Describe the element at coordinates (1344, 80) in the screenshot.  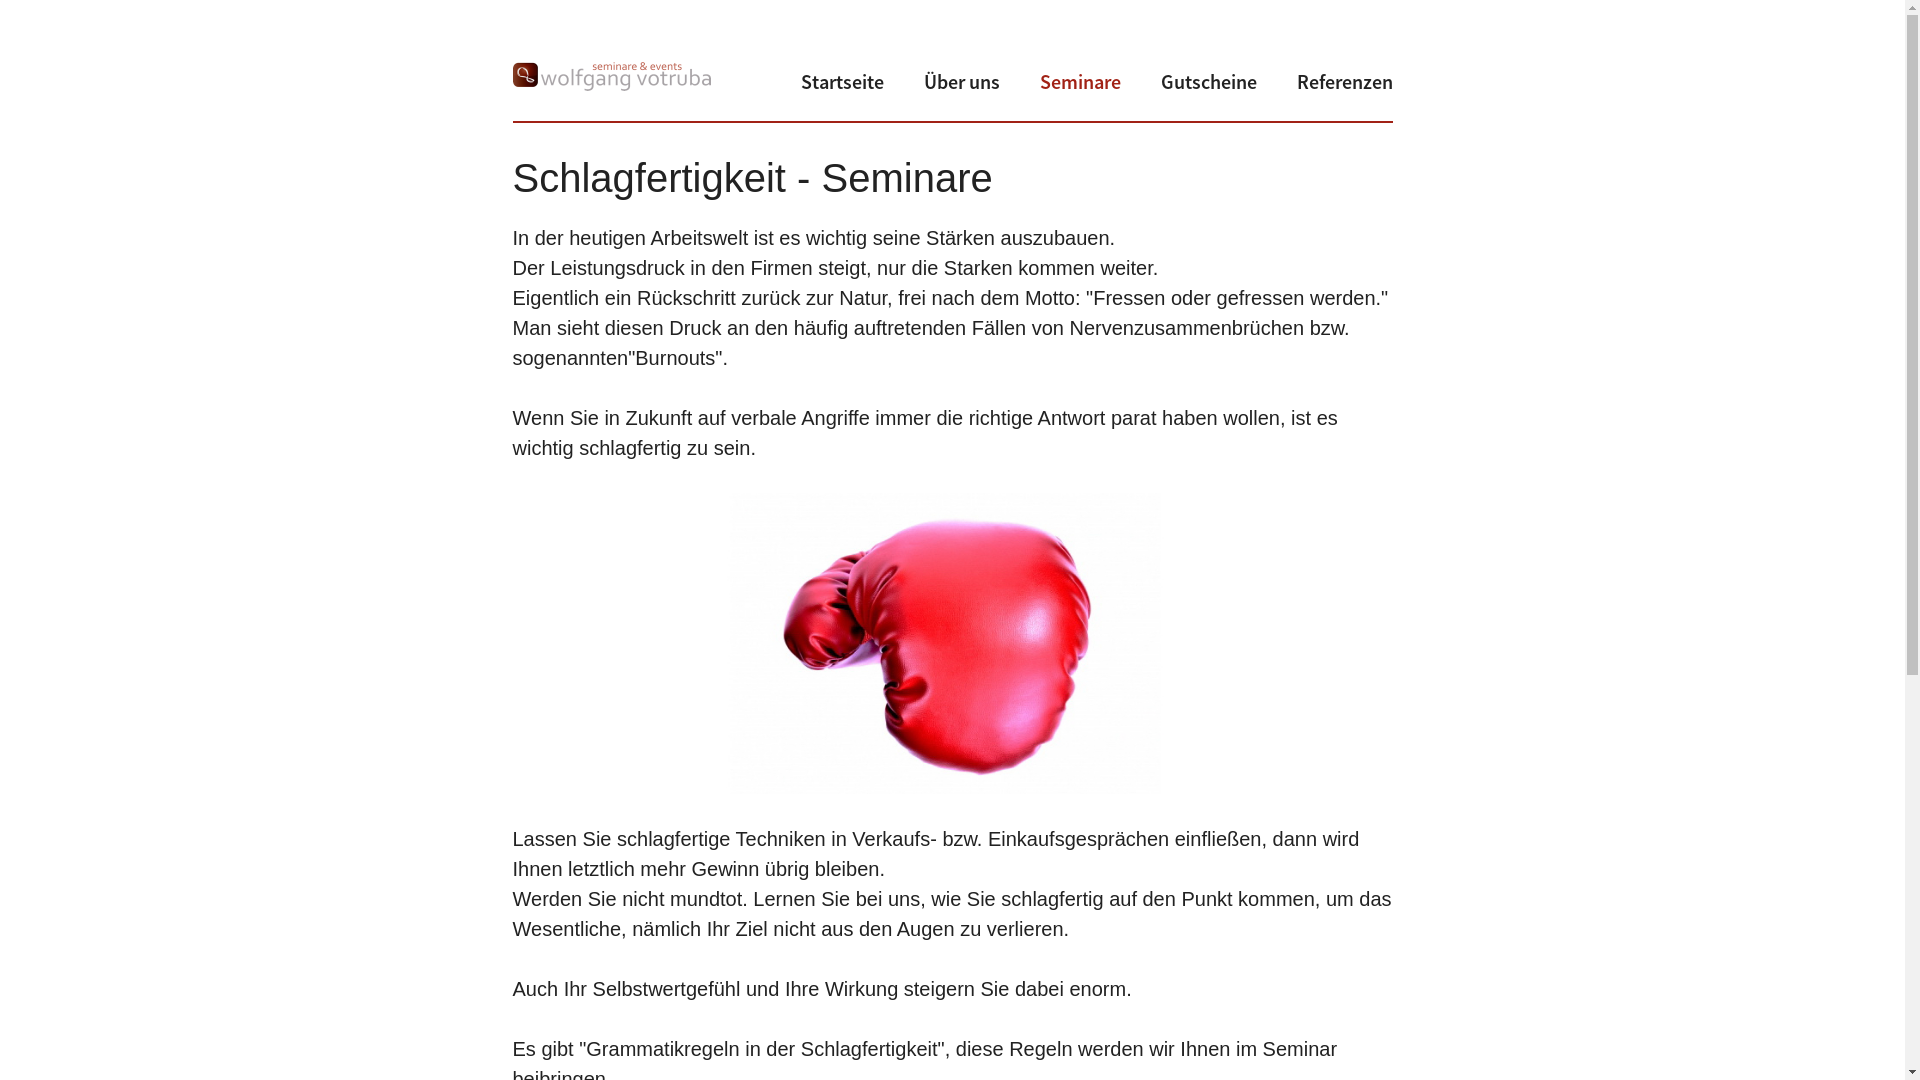
I see `'Referenzen'` at that location.